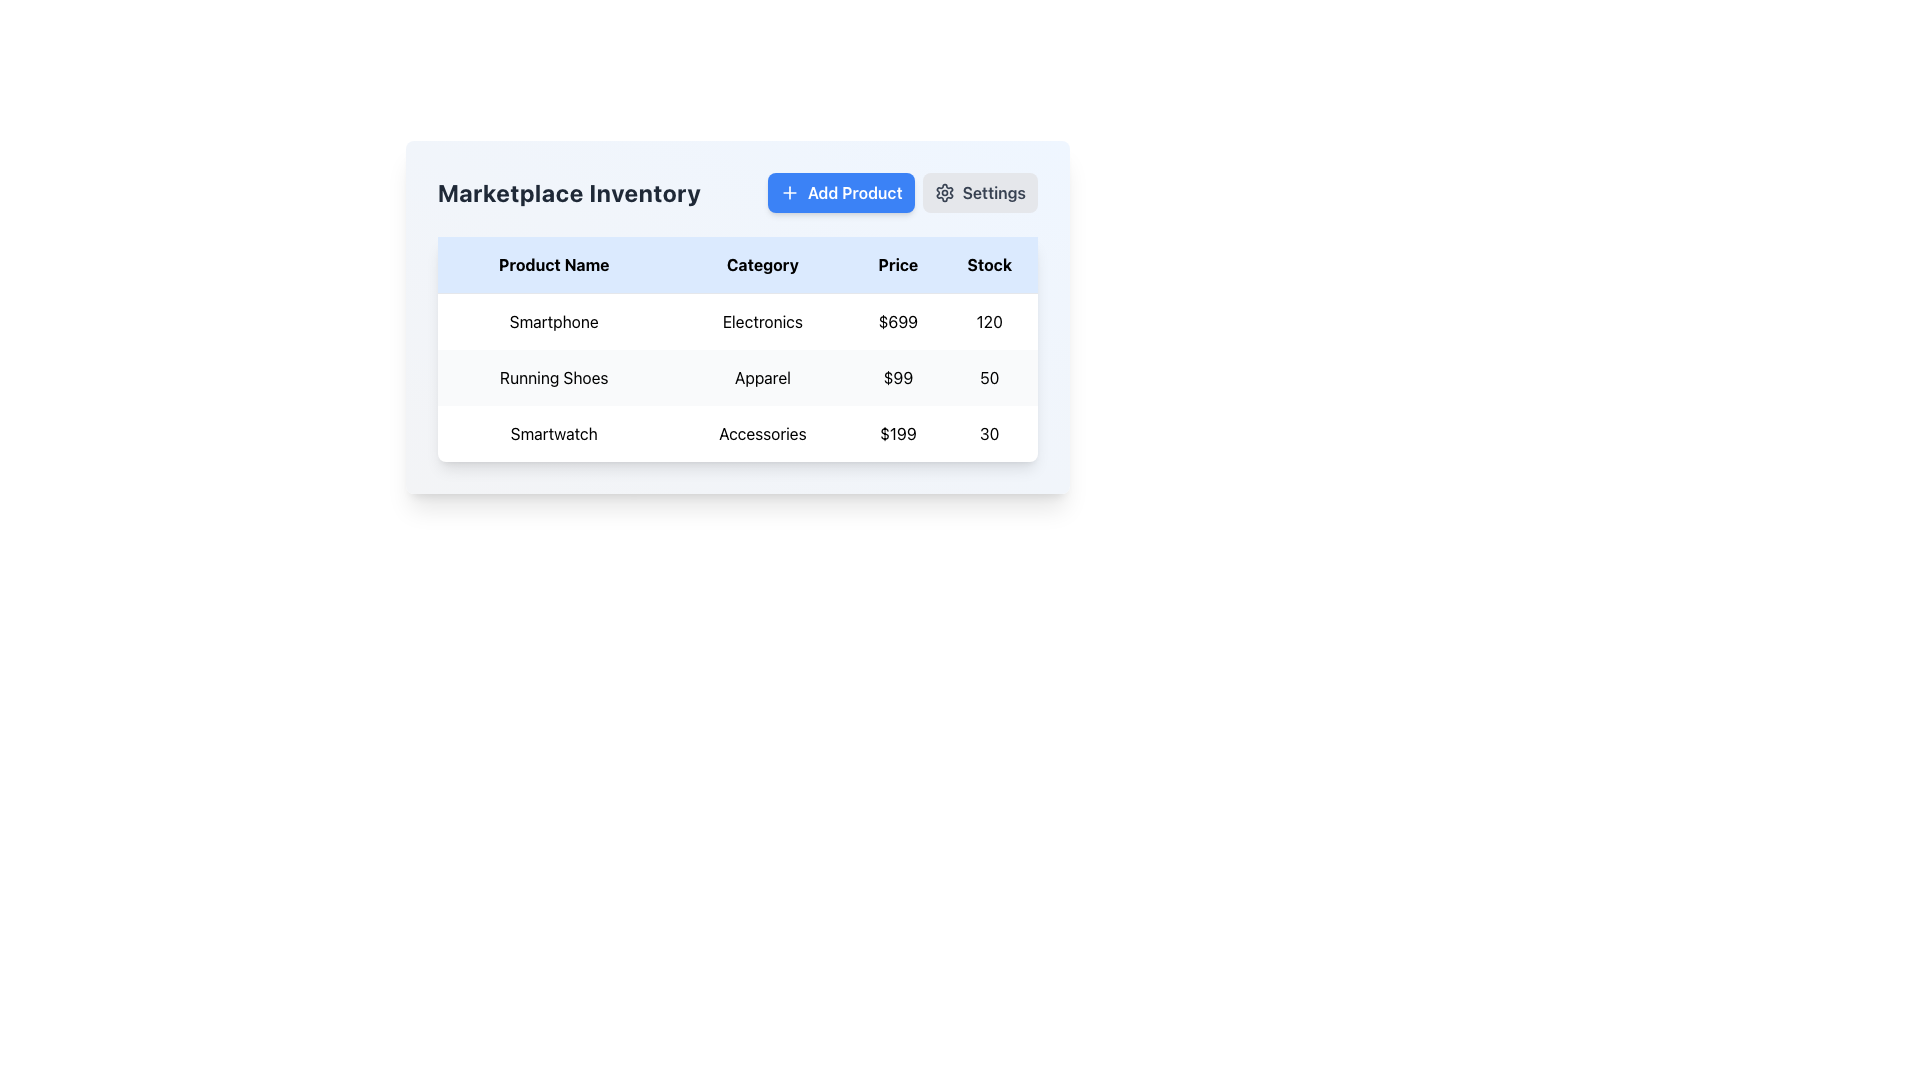  What do you see at coordinates (761, 378) in the screenshot?
I see `the text label displaying 'Apparel' located in the second row of the table under the 'Category' column header` at bounding box center [761, 378].